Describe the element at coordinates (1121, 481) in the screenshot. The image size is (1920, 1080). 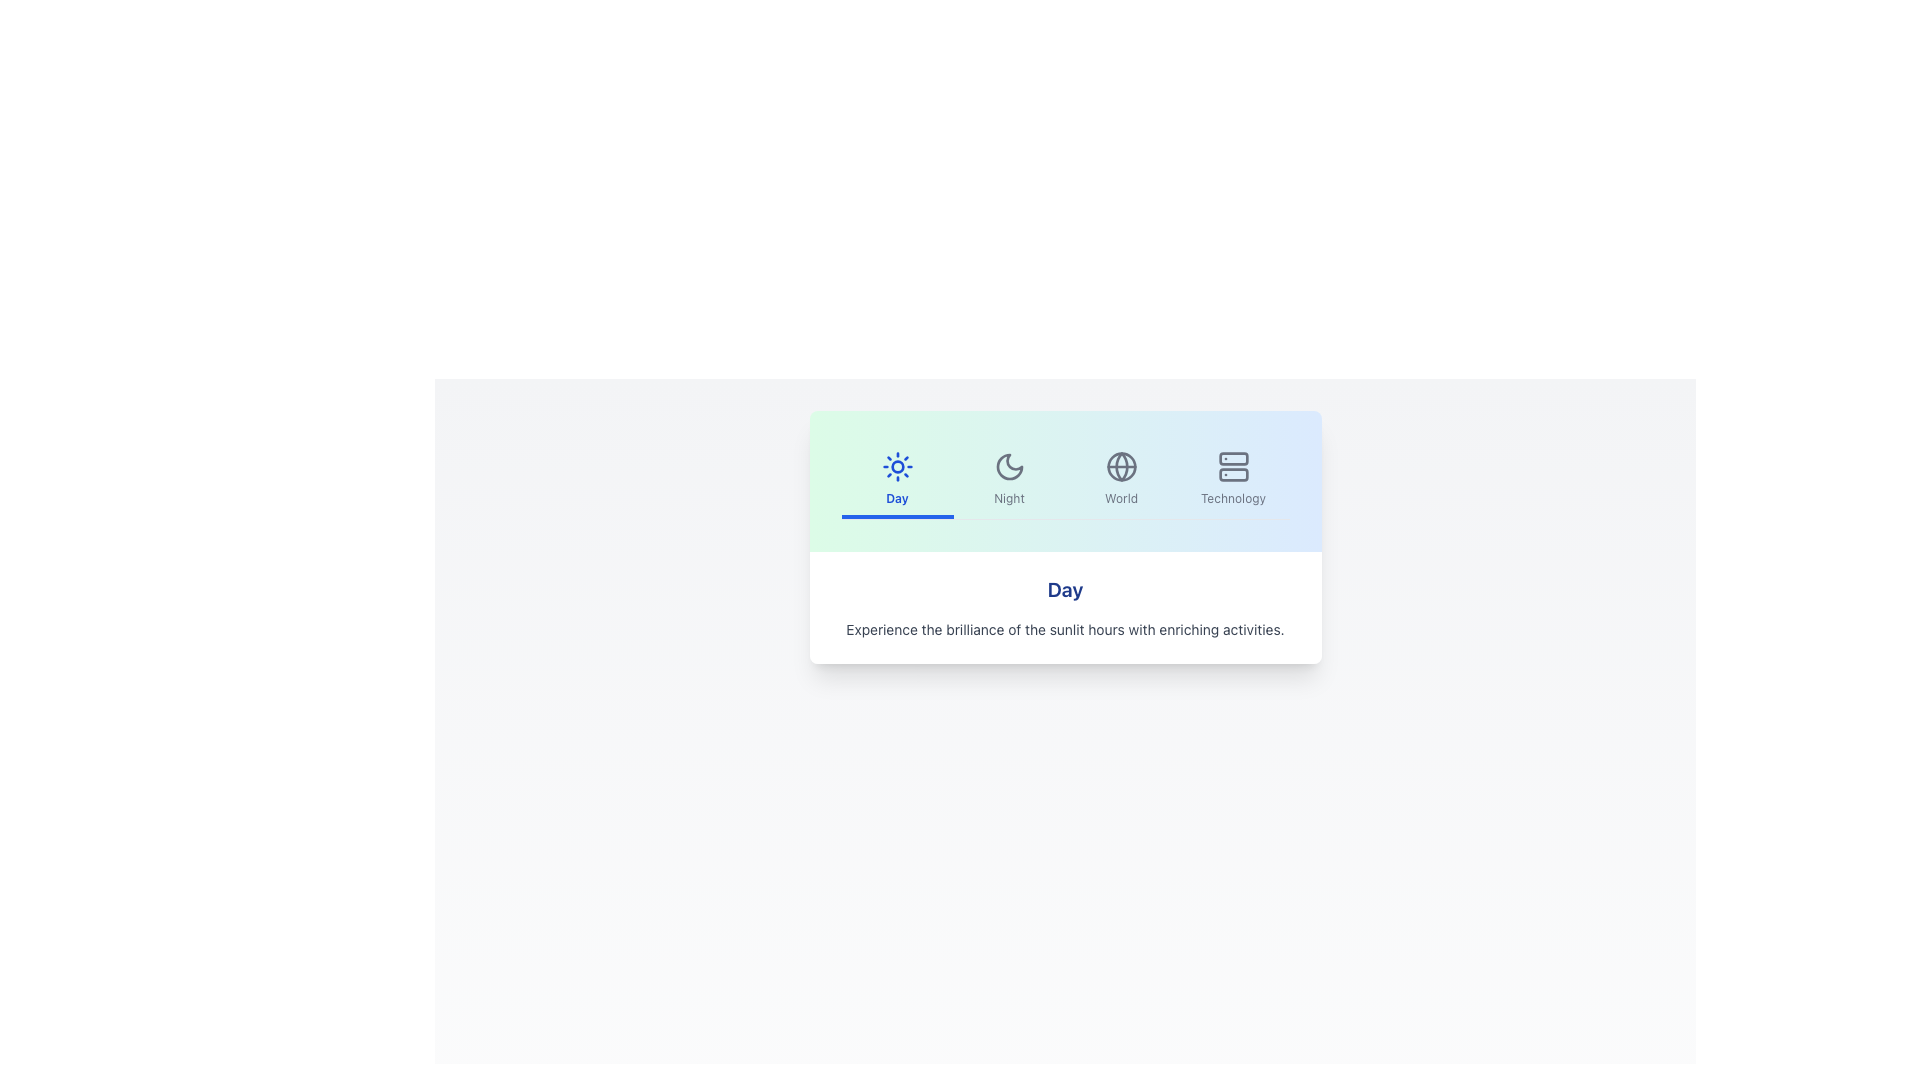
I see `the 'World' navigation button, which is the third option in a row of four icons, positioned between 'Night' and 'Technology'` at that location.